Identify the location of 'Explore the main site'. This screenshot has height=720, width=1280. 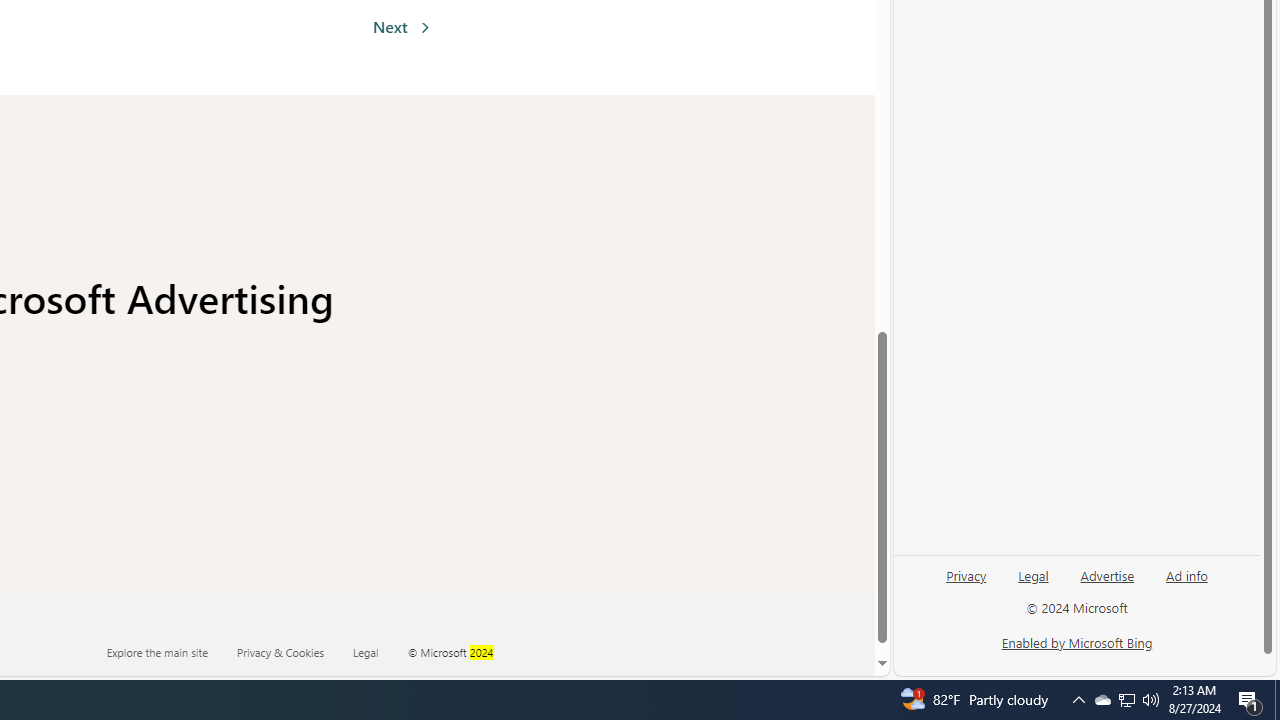
(170, 651).